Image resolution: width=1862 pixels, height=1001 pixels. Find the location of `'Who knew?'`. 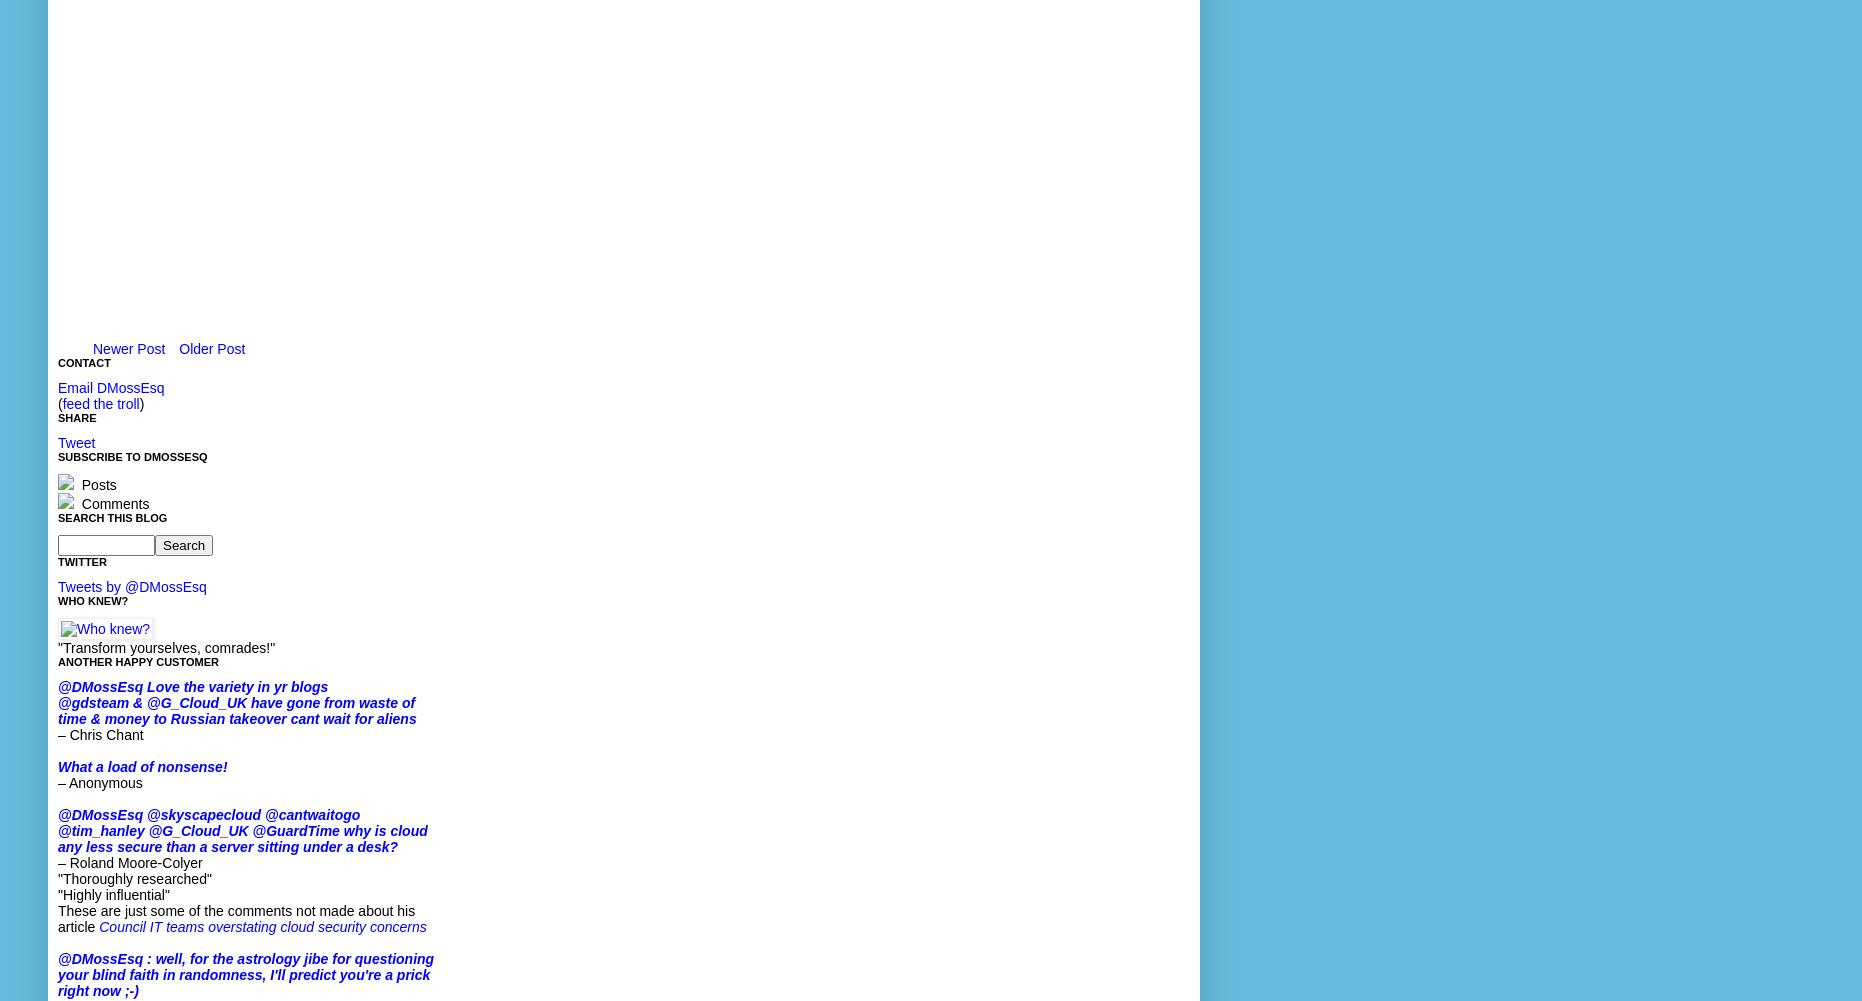

'Who knew?' is located at coordinates (92, 601).